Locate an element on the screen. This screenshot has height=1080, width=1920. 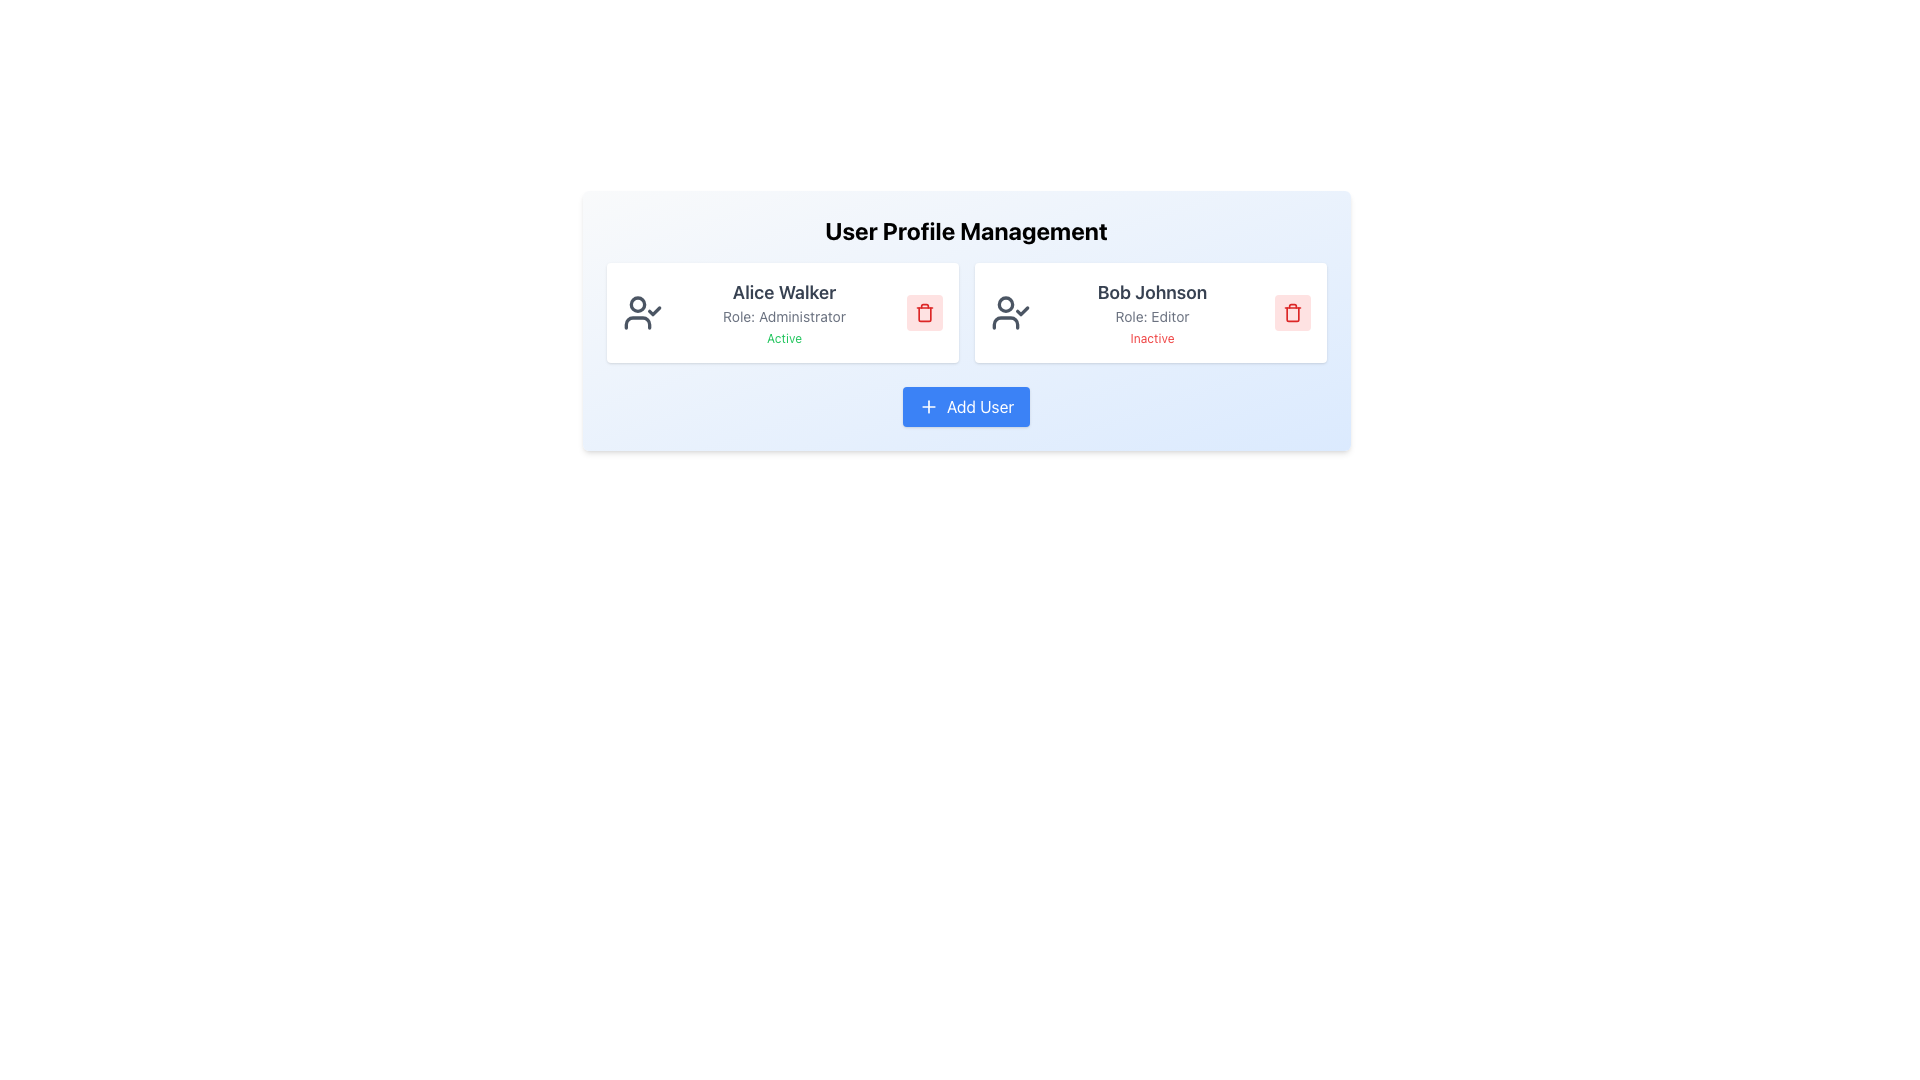
the blue button labeled 'Add User' that contains a small plus sign icon in the center is located at coordinates (927, 406).